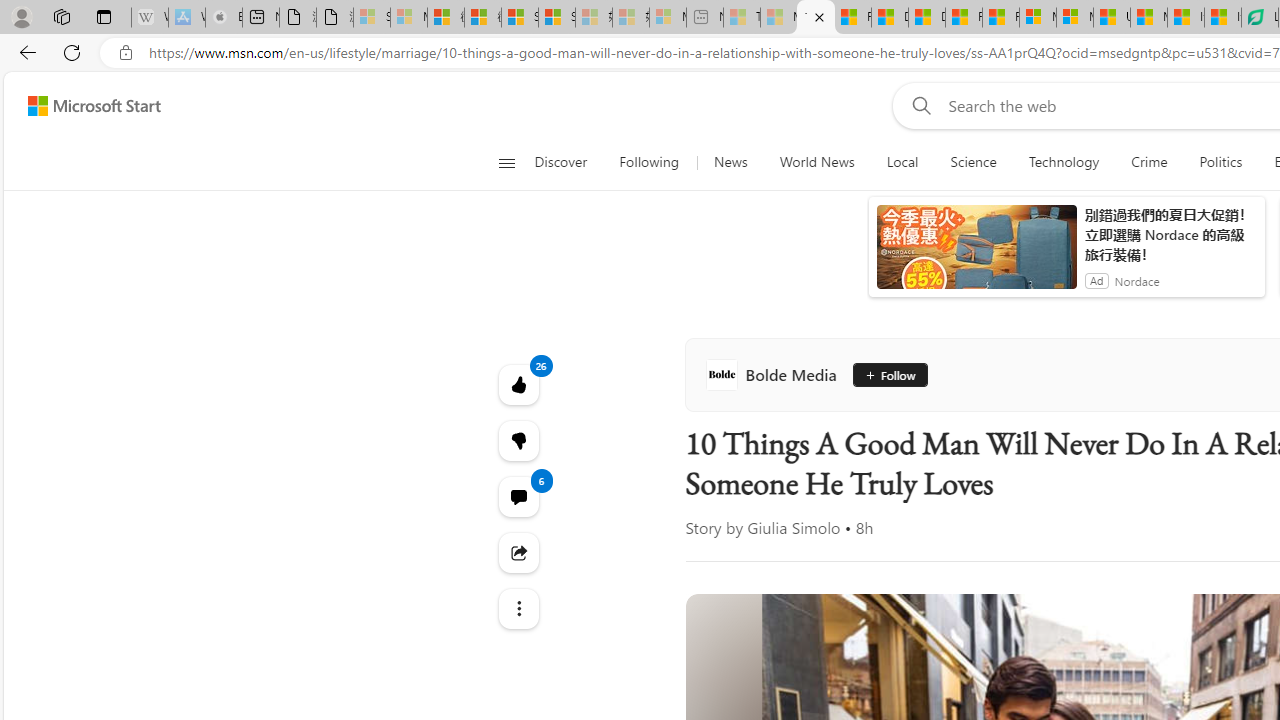 The height and width of the screenshot is (720, 1280). Describe the element at coordinates (1136, 280) in the screenshot. I see `'Nordace'` at that location.